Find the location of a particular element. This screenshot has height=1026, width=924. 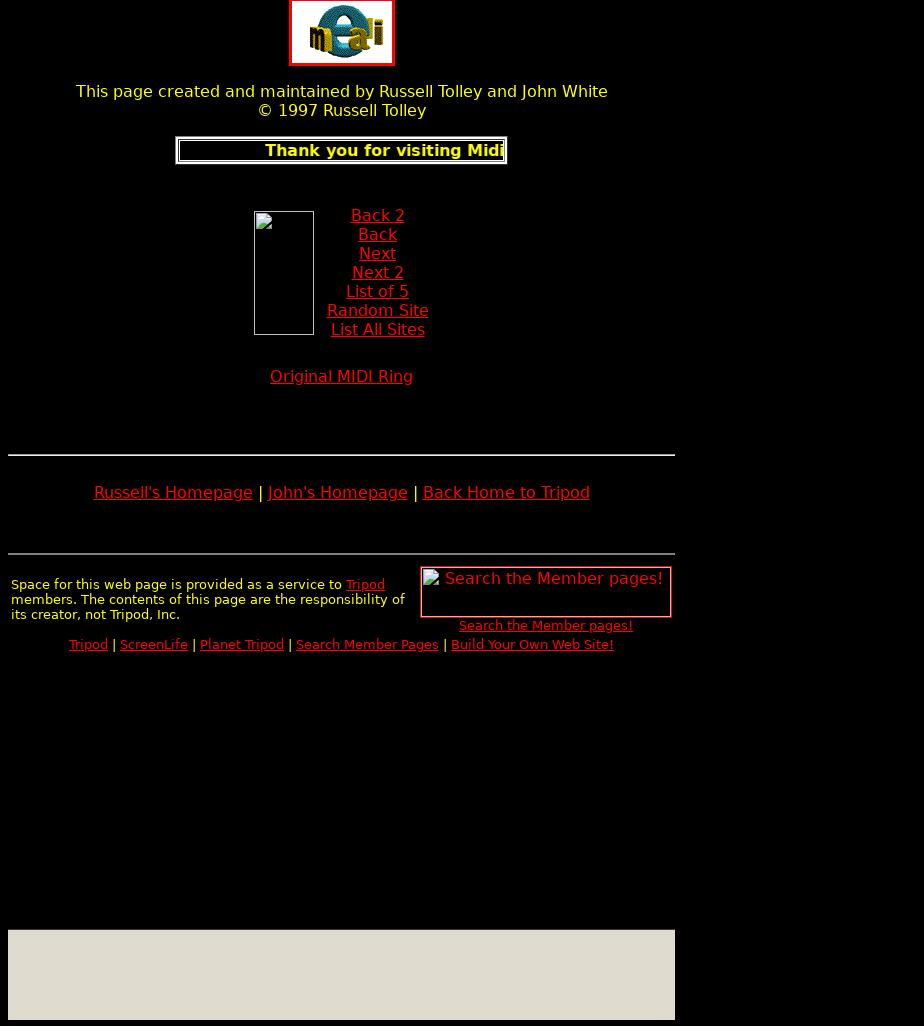

'ScreenLife' is located at coordinates (119, 644).